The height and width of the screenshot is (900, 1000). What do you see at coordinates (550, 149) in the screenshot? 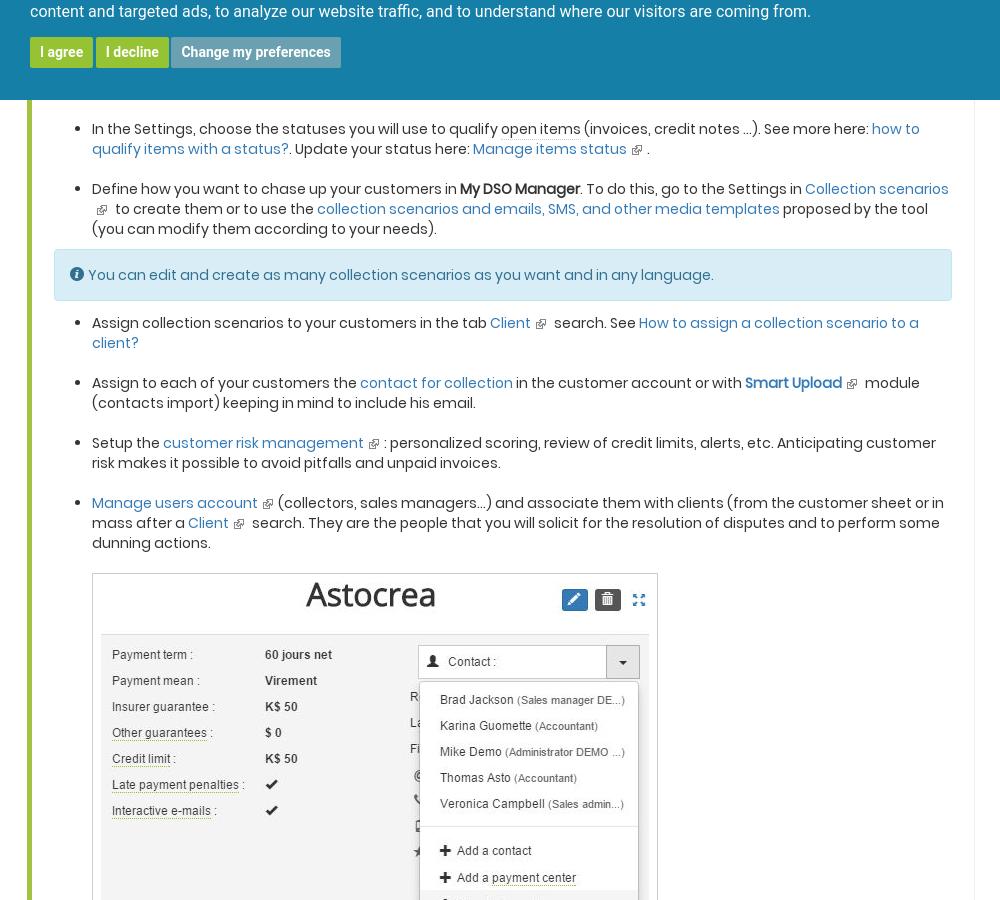
I see `'Manage items status'` at bounding box center [550, 149].